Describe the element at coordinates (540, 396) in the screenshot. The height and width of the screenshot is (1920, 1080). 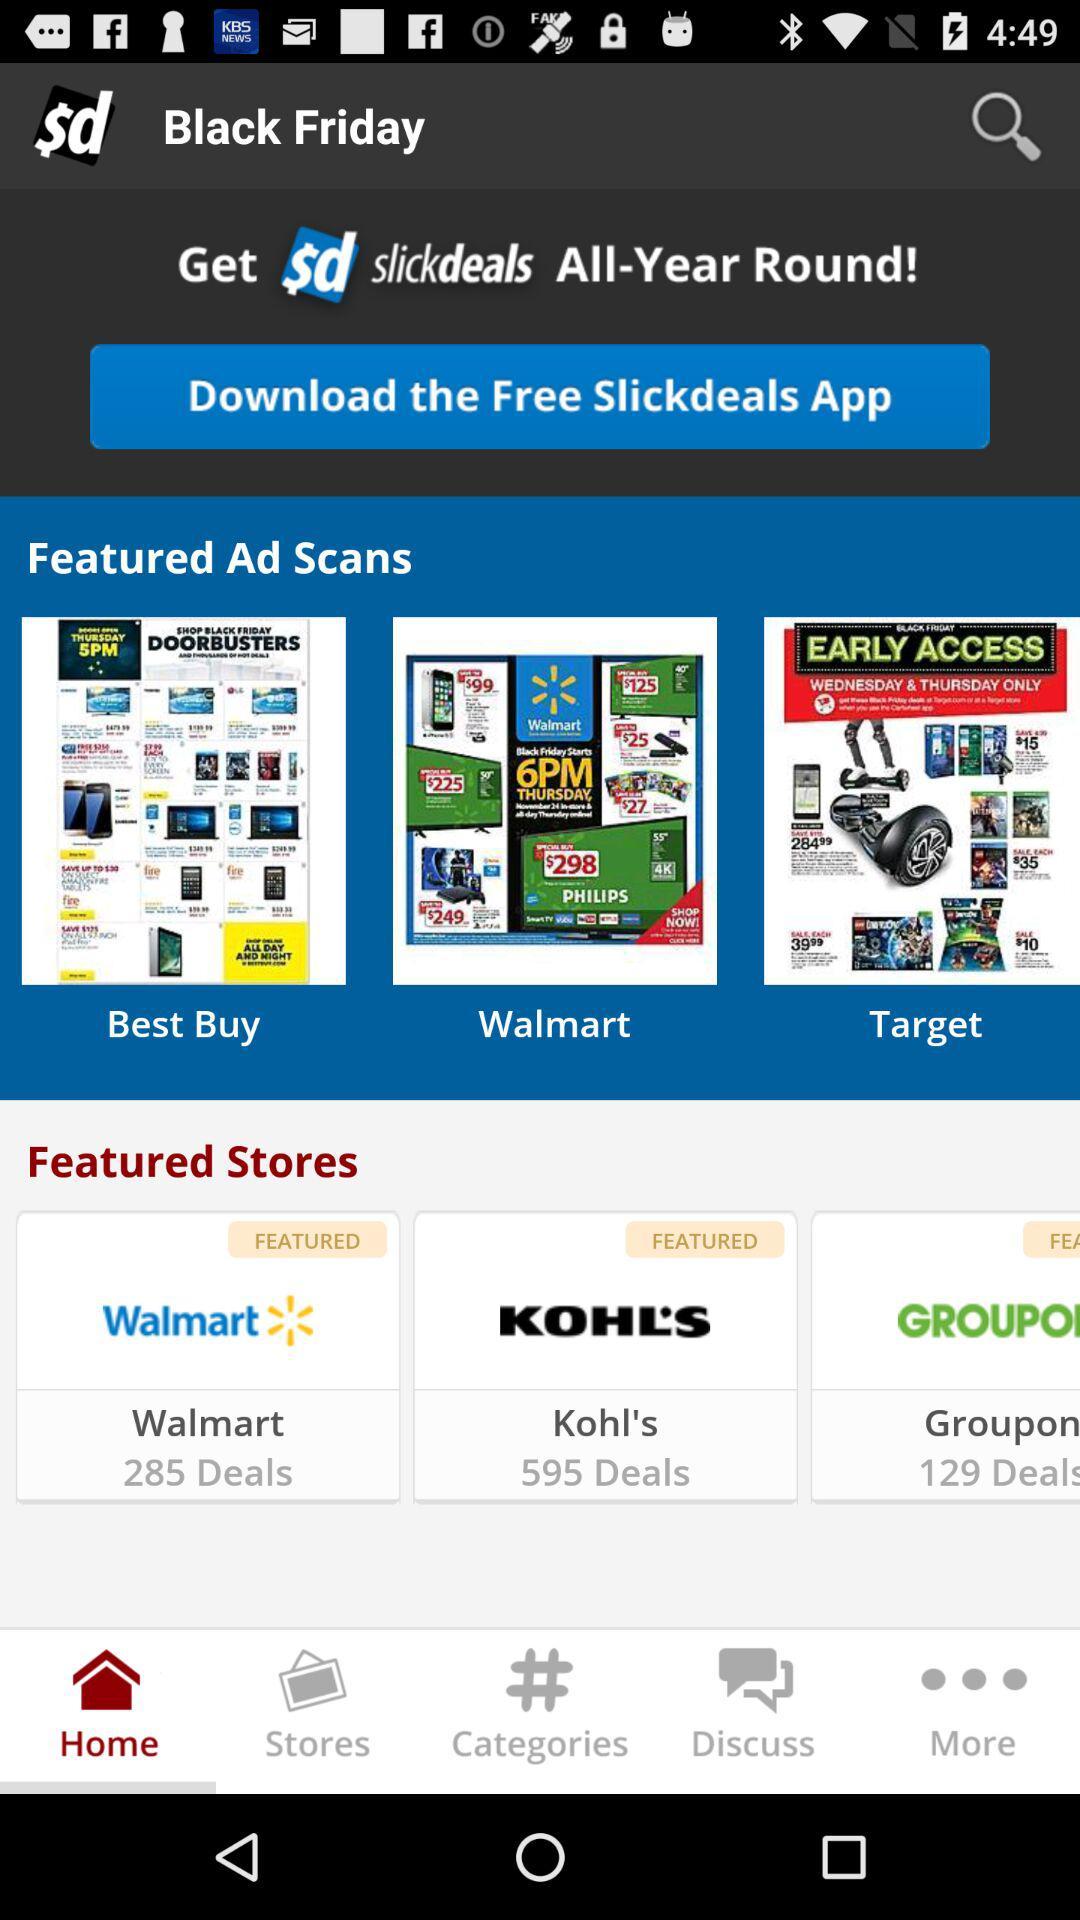
I see `download link` at that location.